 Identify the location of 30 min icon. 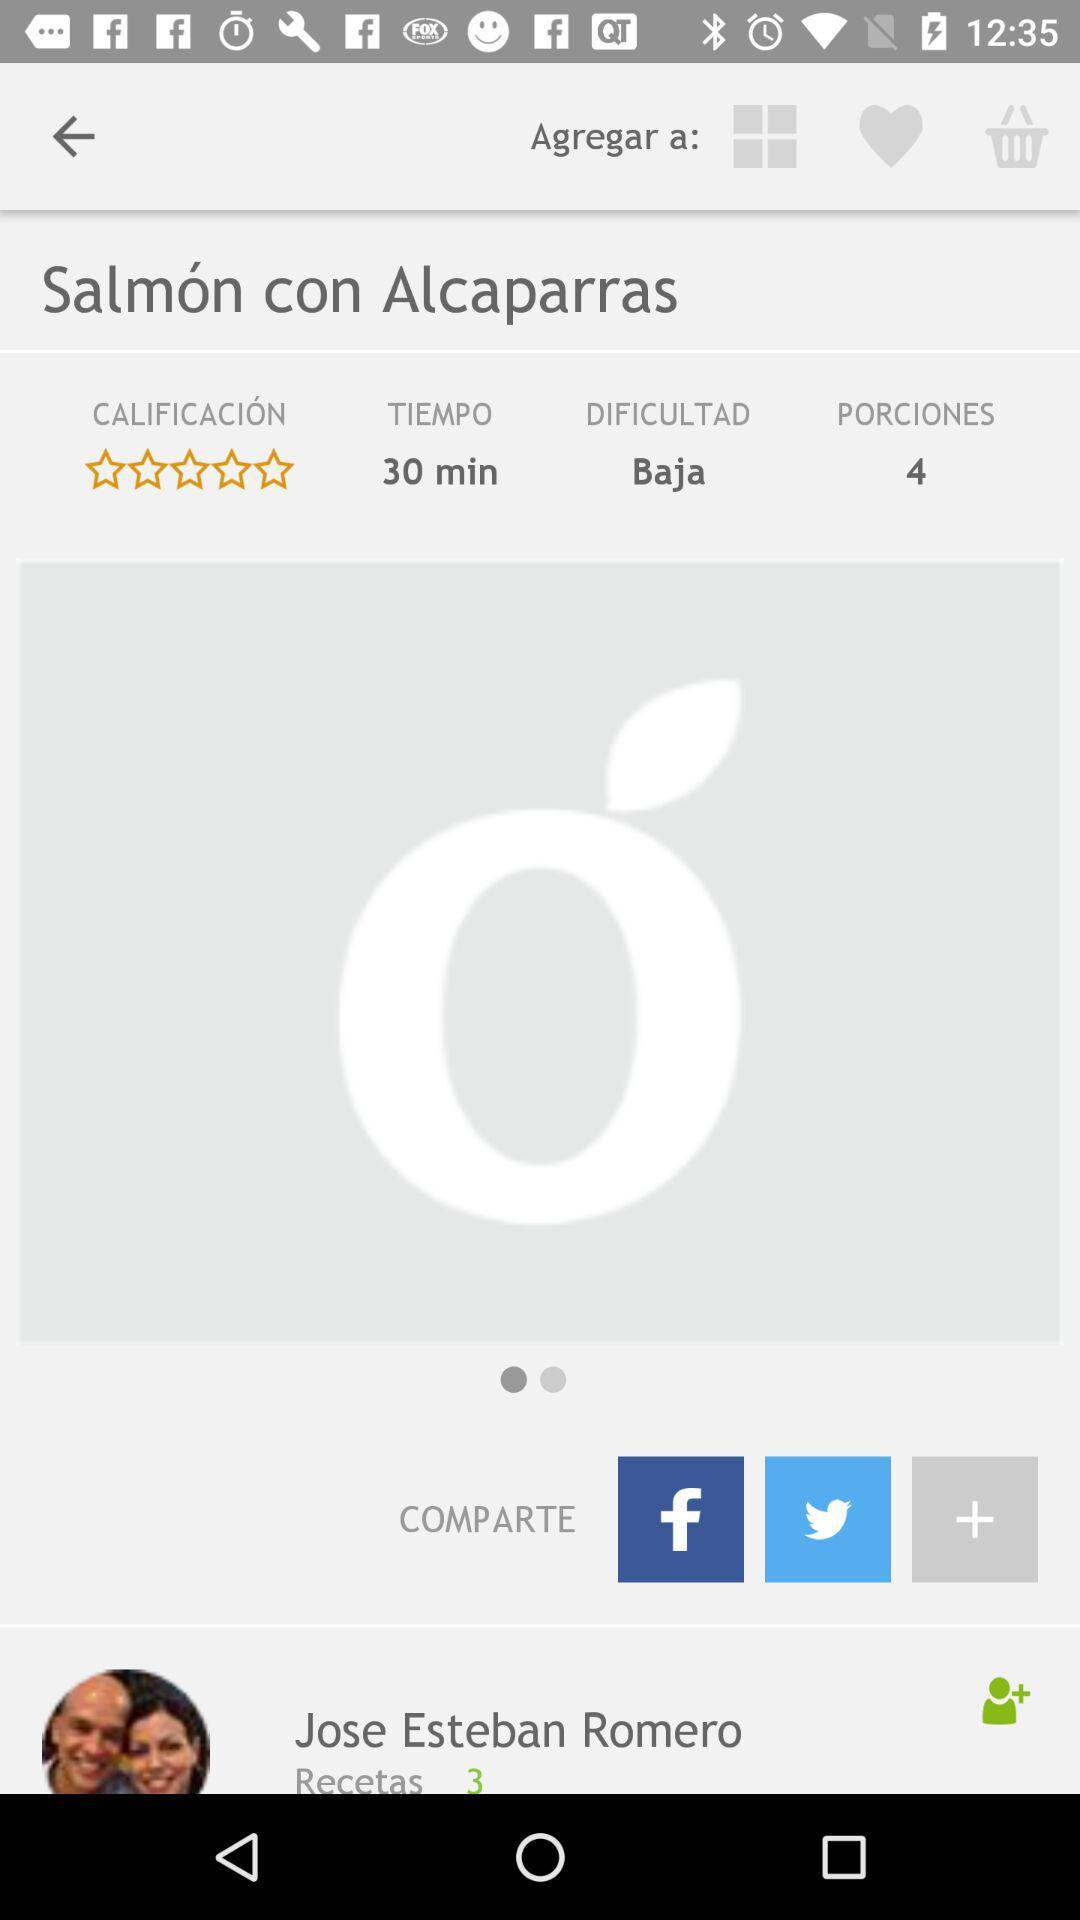
(438, 470).